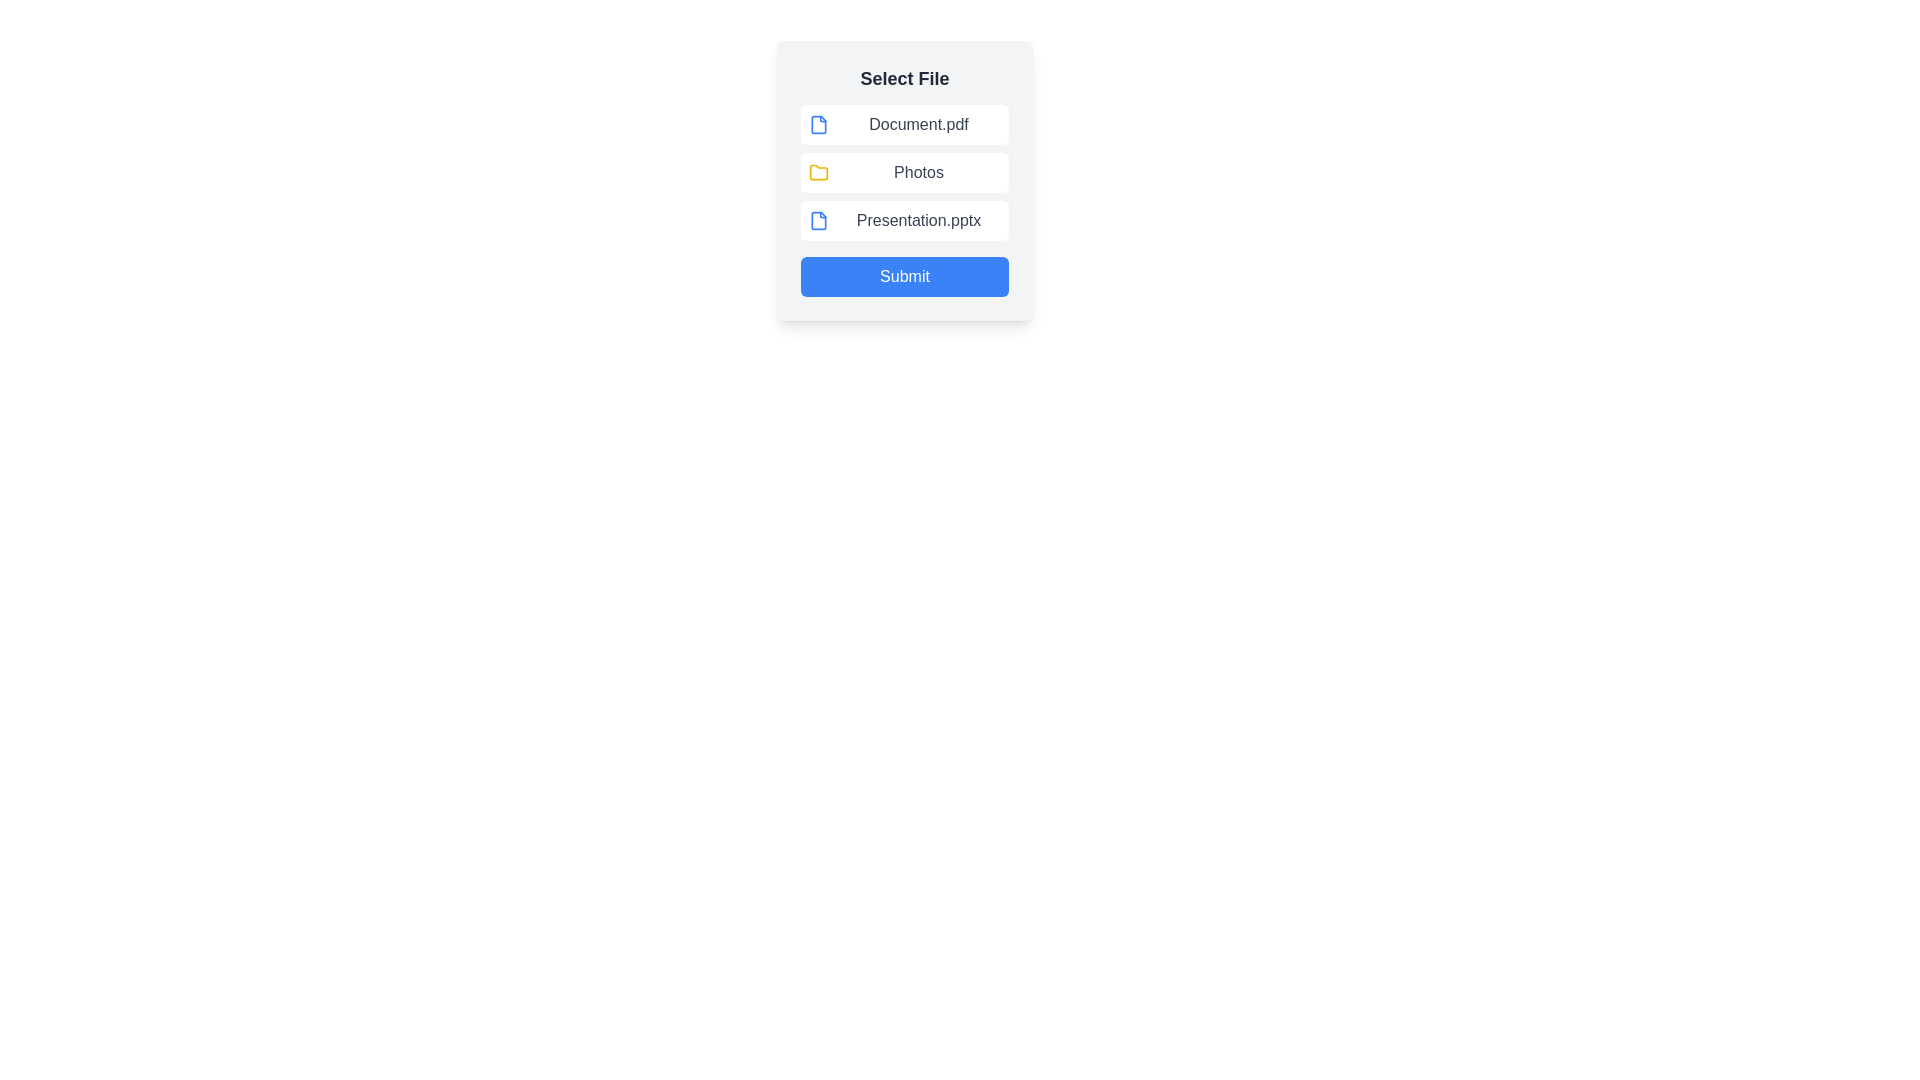 This screenshot has width=1920, height=1080. I want to click on the yellow folder icon, which is an SVG graphic located to the left of the 'Photos' text in the second row of the file selection list, so click(819, 171).